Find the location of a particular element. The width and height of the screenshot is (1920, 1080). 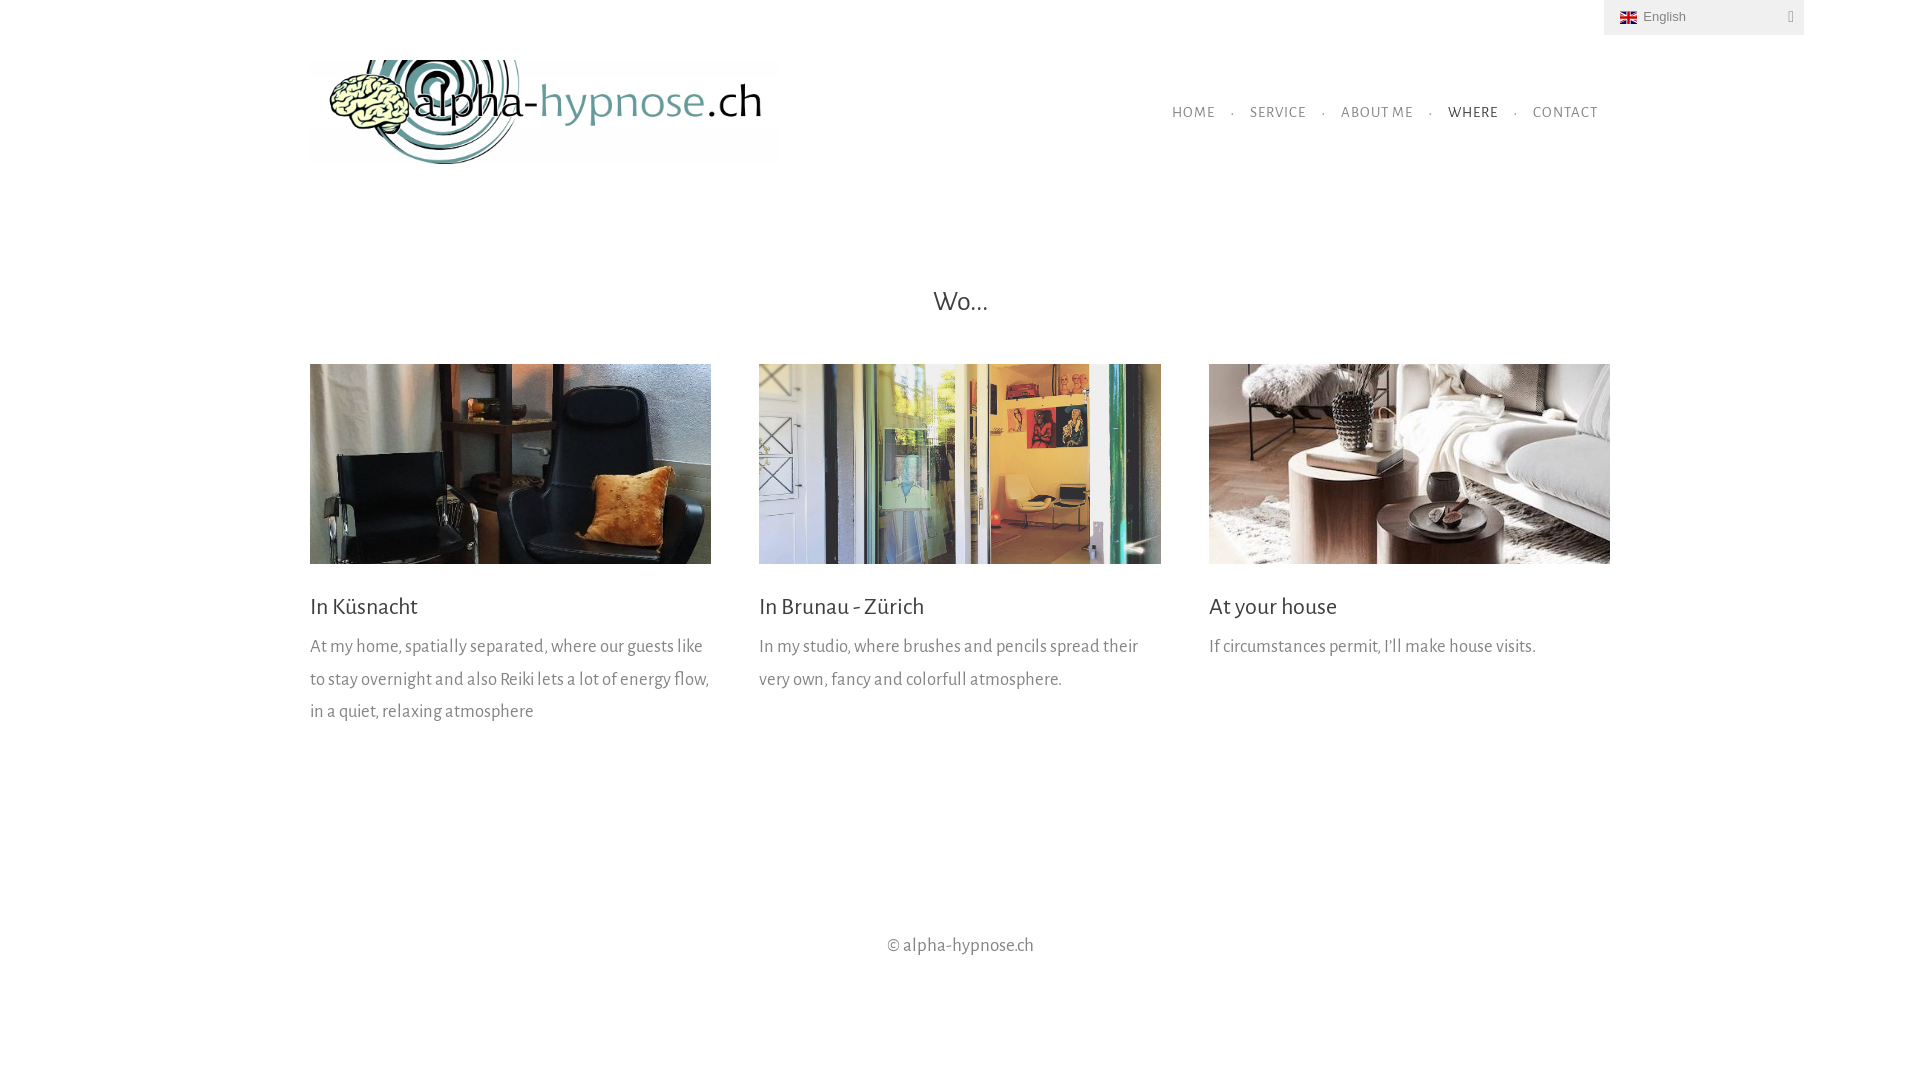

'CONTACT' is located at coordinates (1564, 112).